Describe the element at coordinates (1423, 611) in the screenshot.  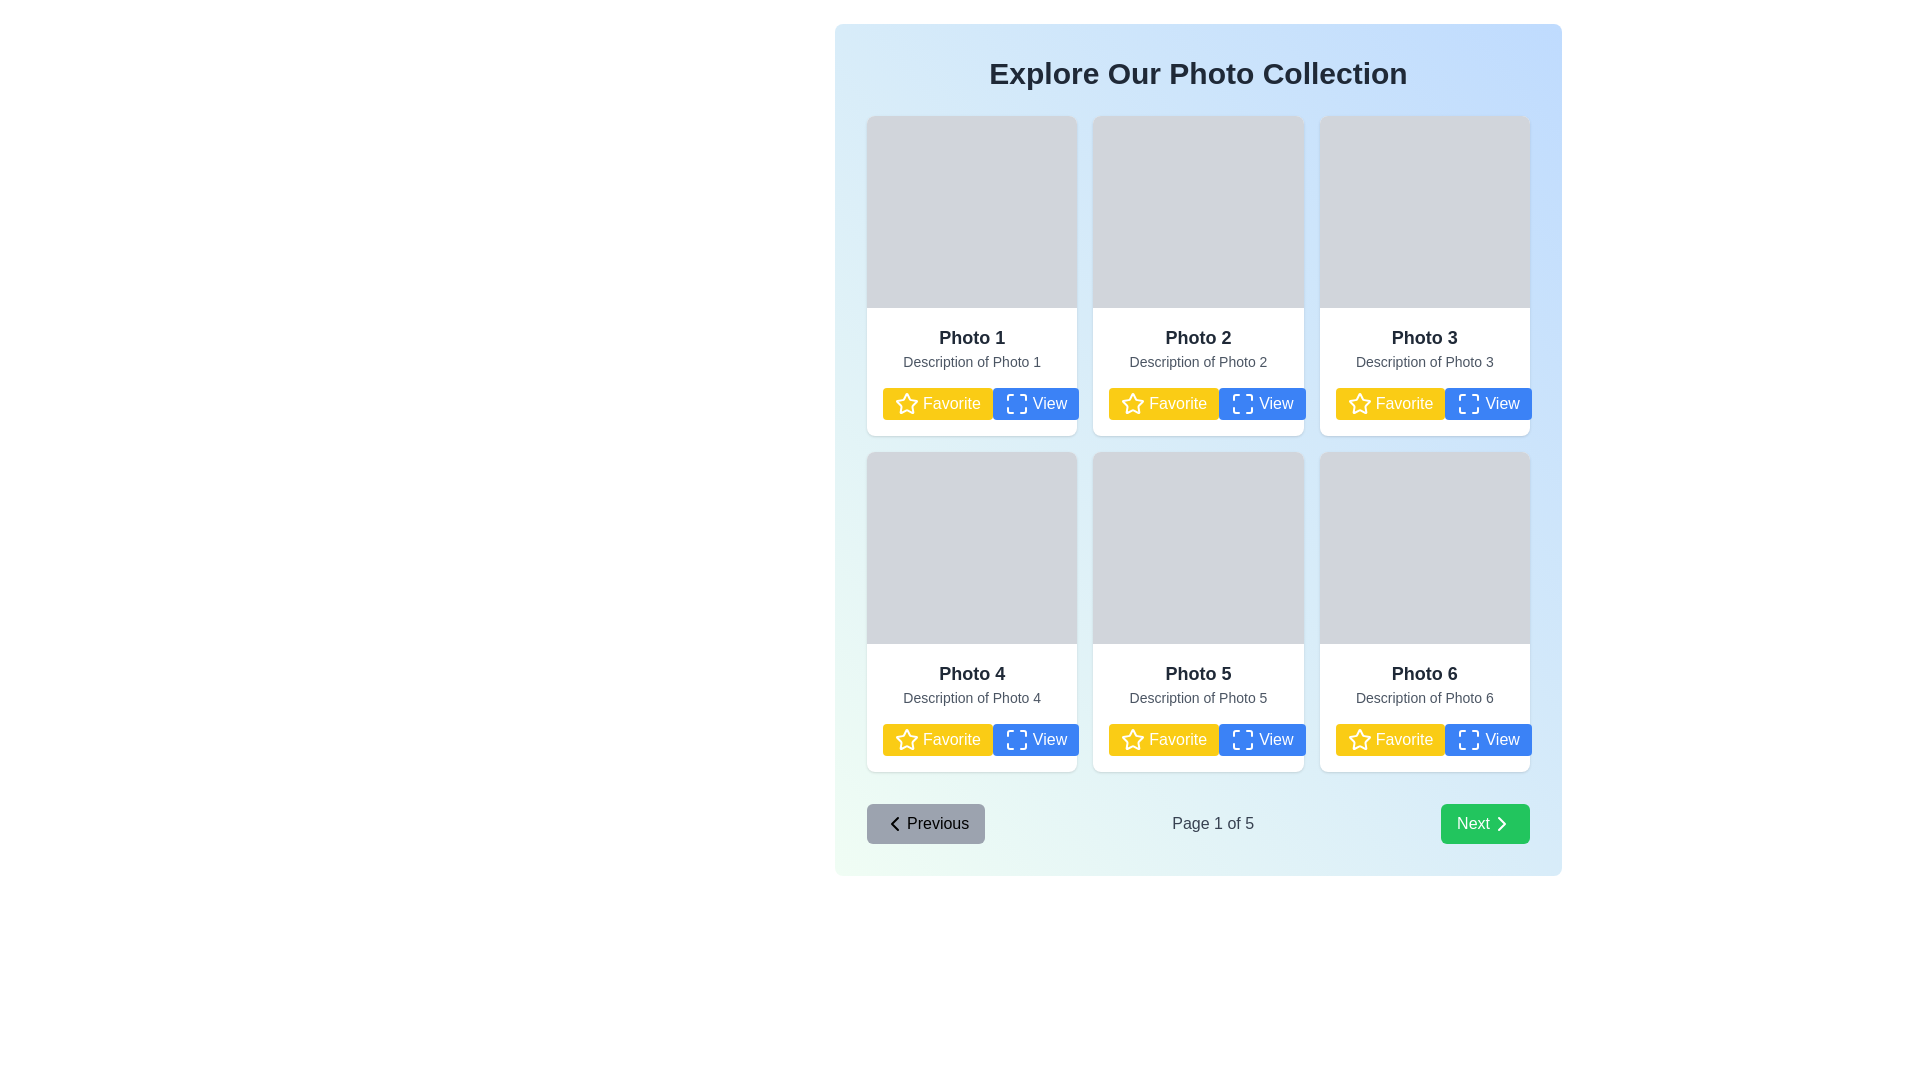
I see `the 'View' button on the sixth gallery item card located in the bottom-right position of the grid layout` at that location.